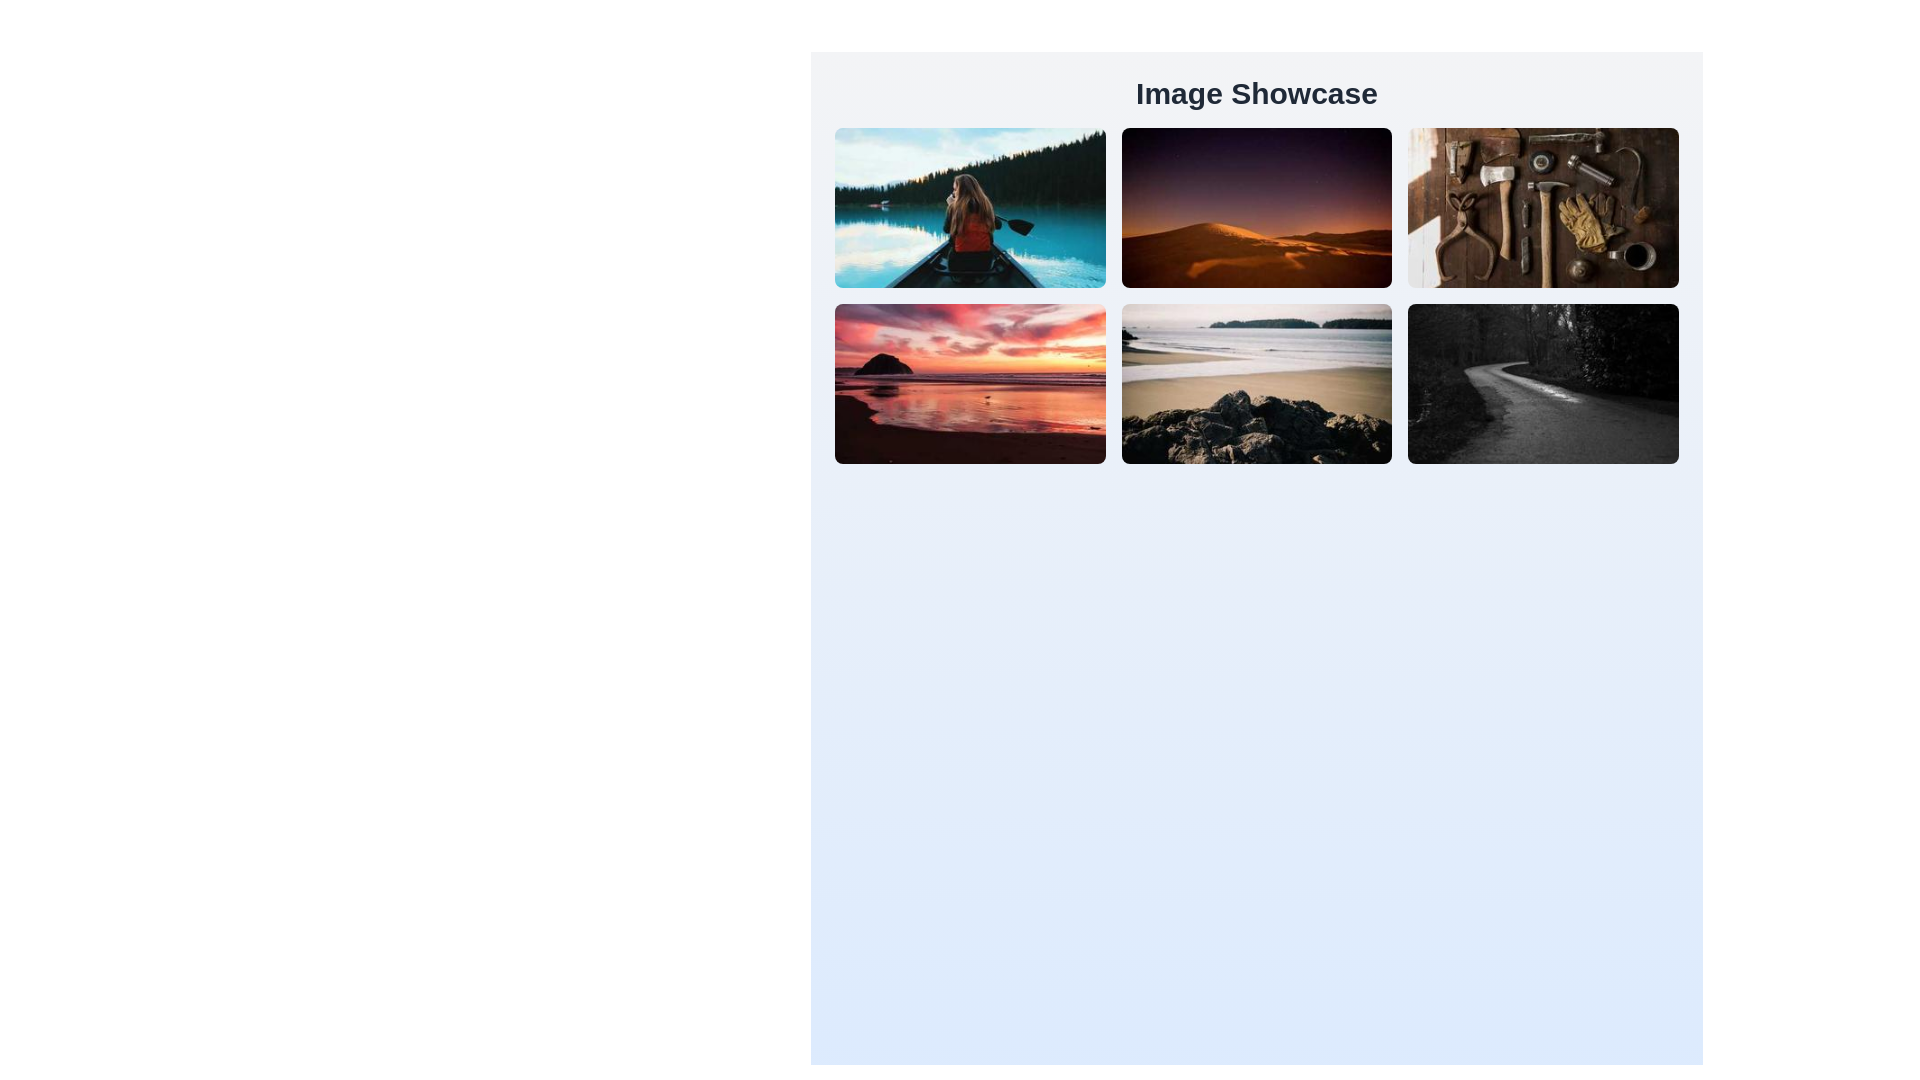 This screenshot has width=1920, height=1080. What do you see at coordinates (1542, 208) in the screenshot?
I see `the image showcasing tools and accessories in the top-right corner of the grid layout to enlarge it` at bounding box center [1542, 208].